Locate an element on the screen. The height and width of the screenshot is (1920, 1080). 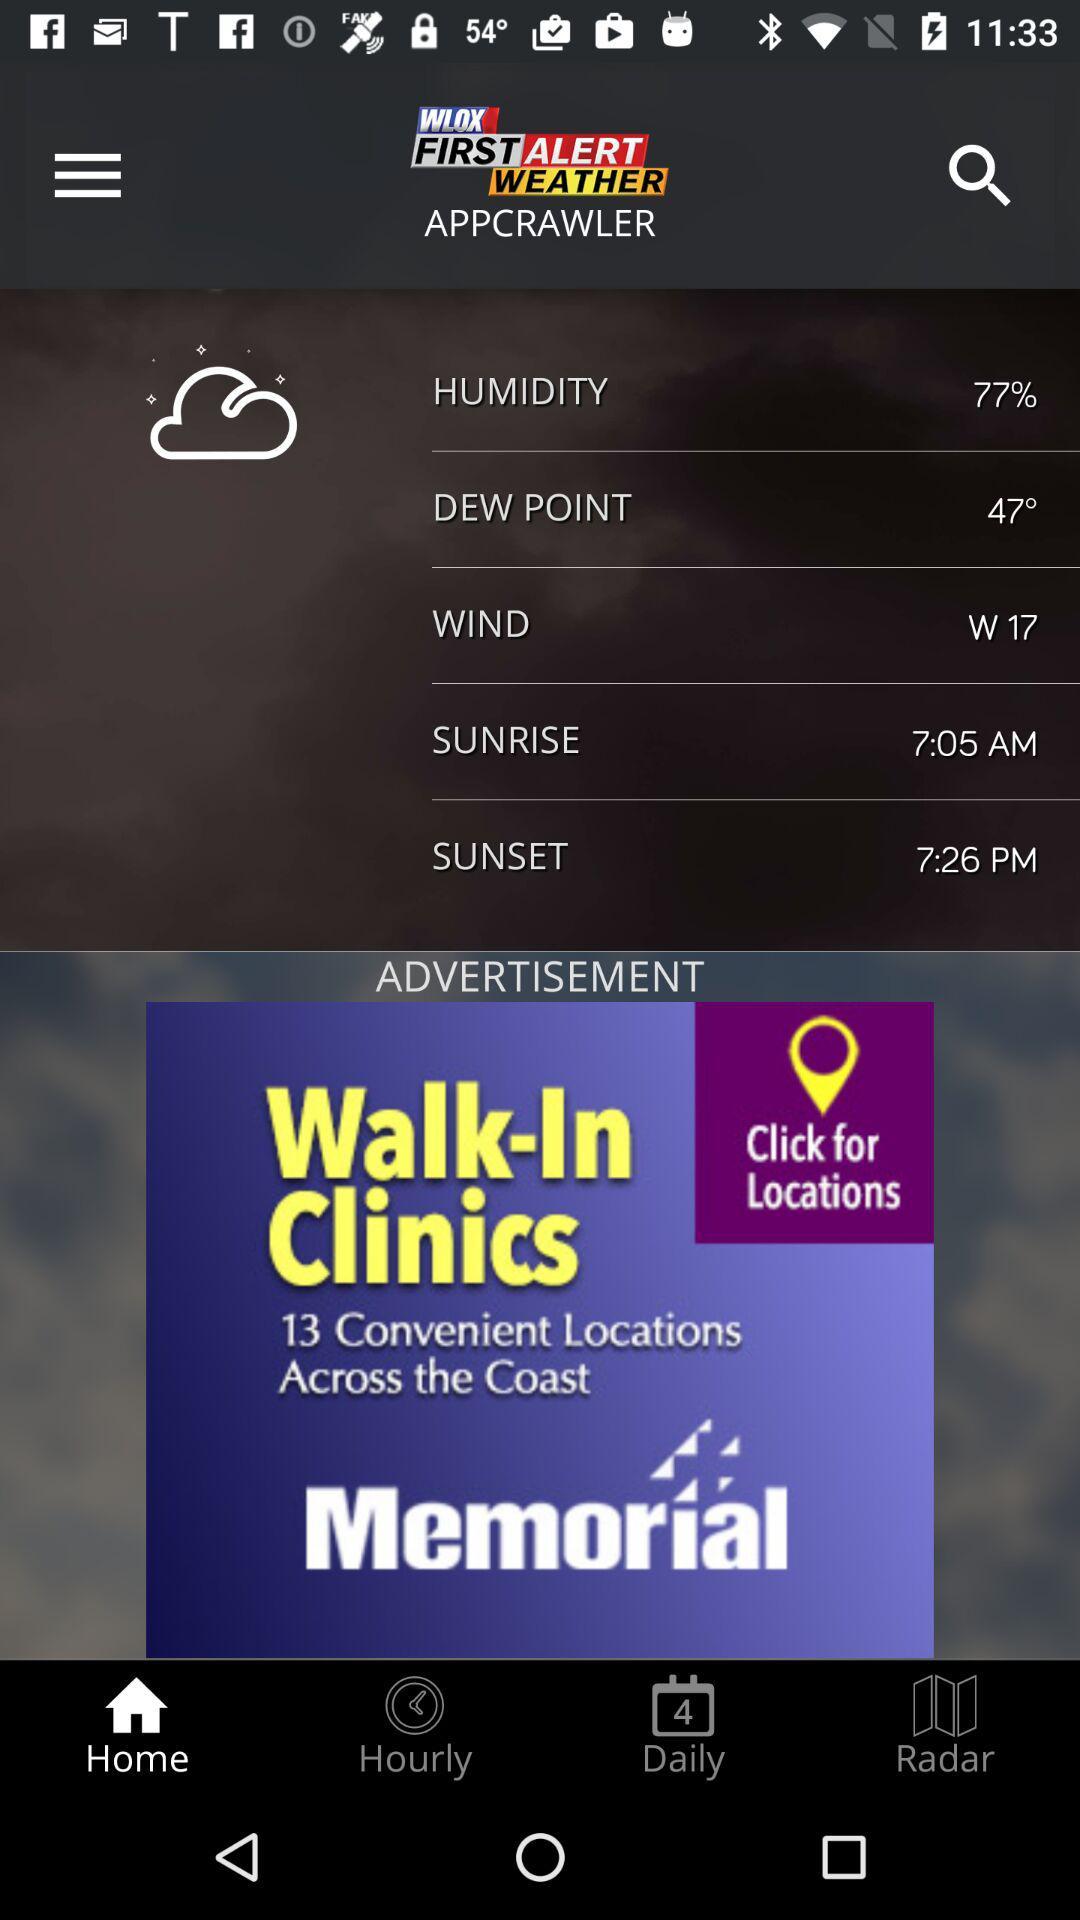
home at the bottom left corner is located at coordinates (135, 1726).